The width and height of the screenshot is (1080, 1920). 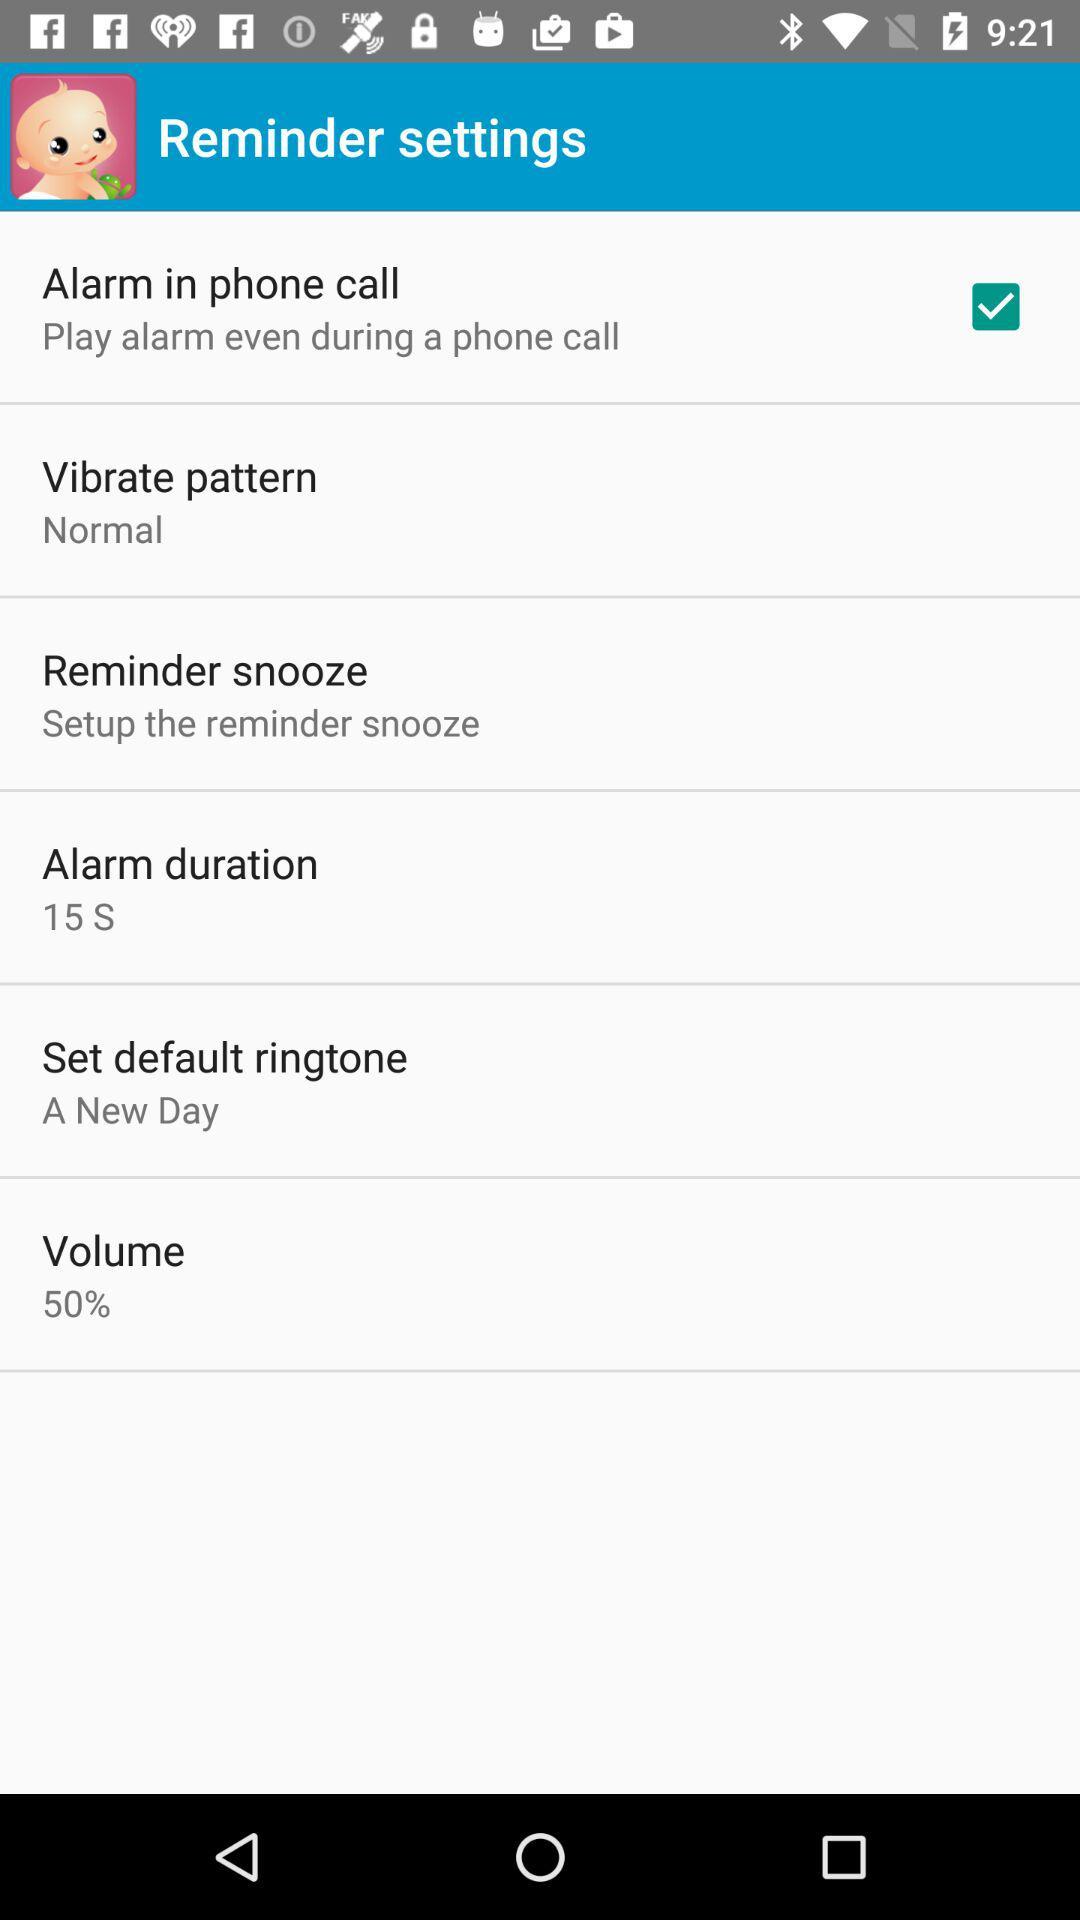 What do you see at coordinates (224, 1055) in the screenshot?
I see `app below the 15 s` at bounding box center [224, 1055].